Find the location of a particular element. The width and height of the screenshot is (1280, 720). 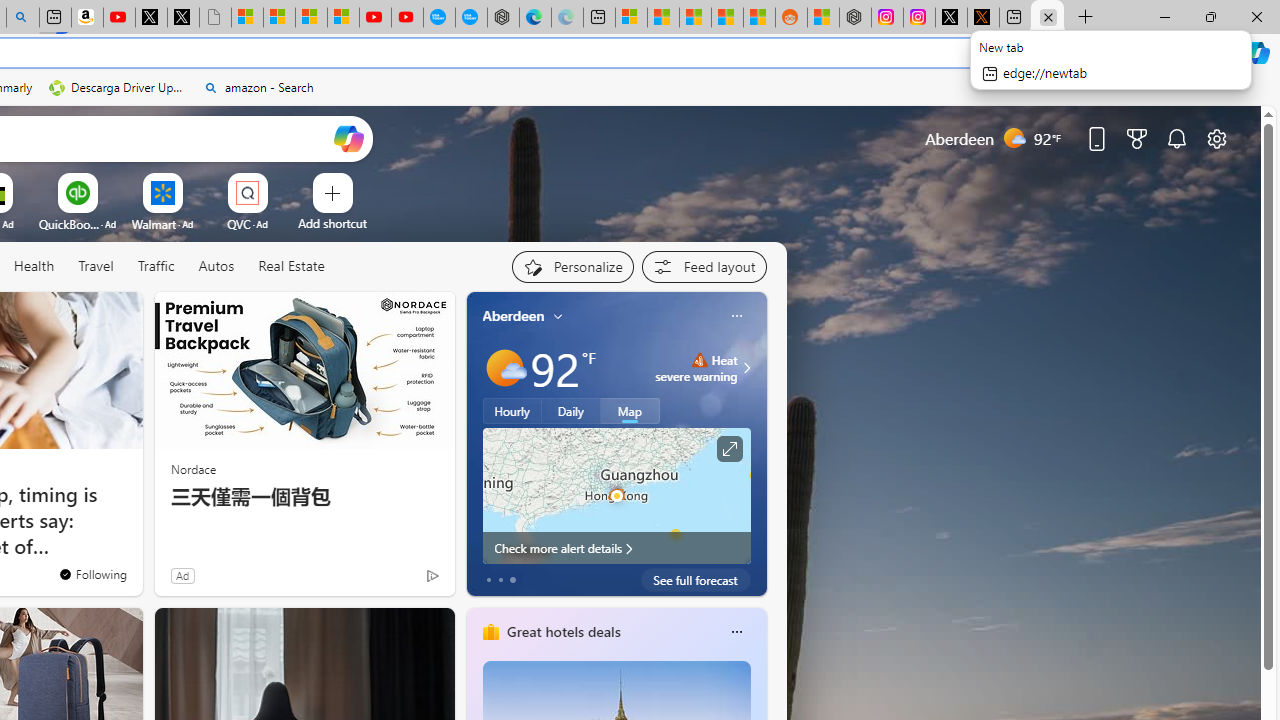

'Microsoft rewards' is located at coordinates (1137, 137).